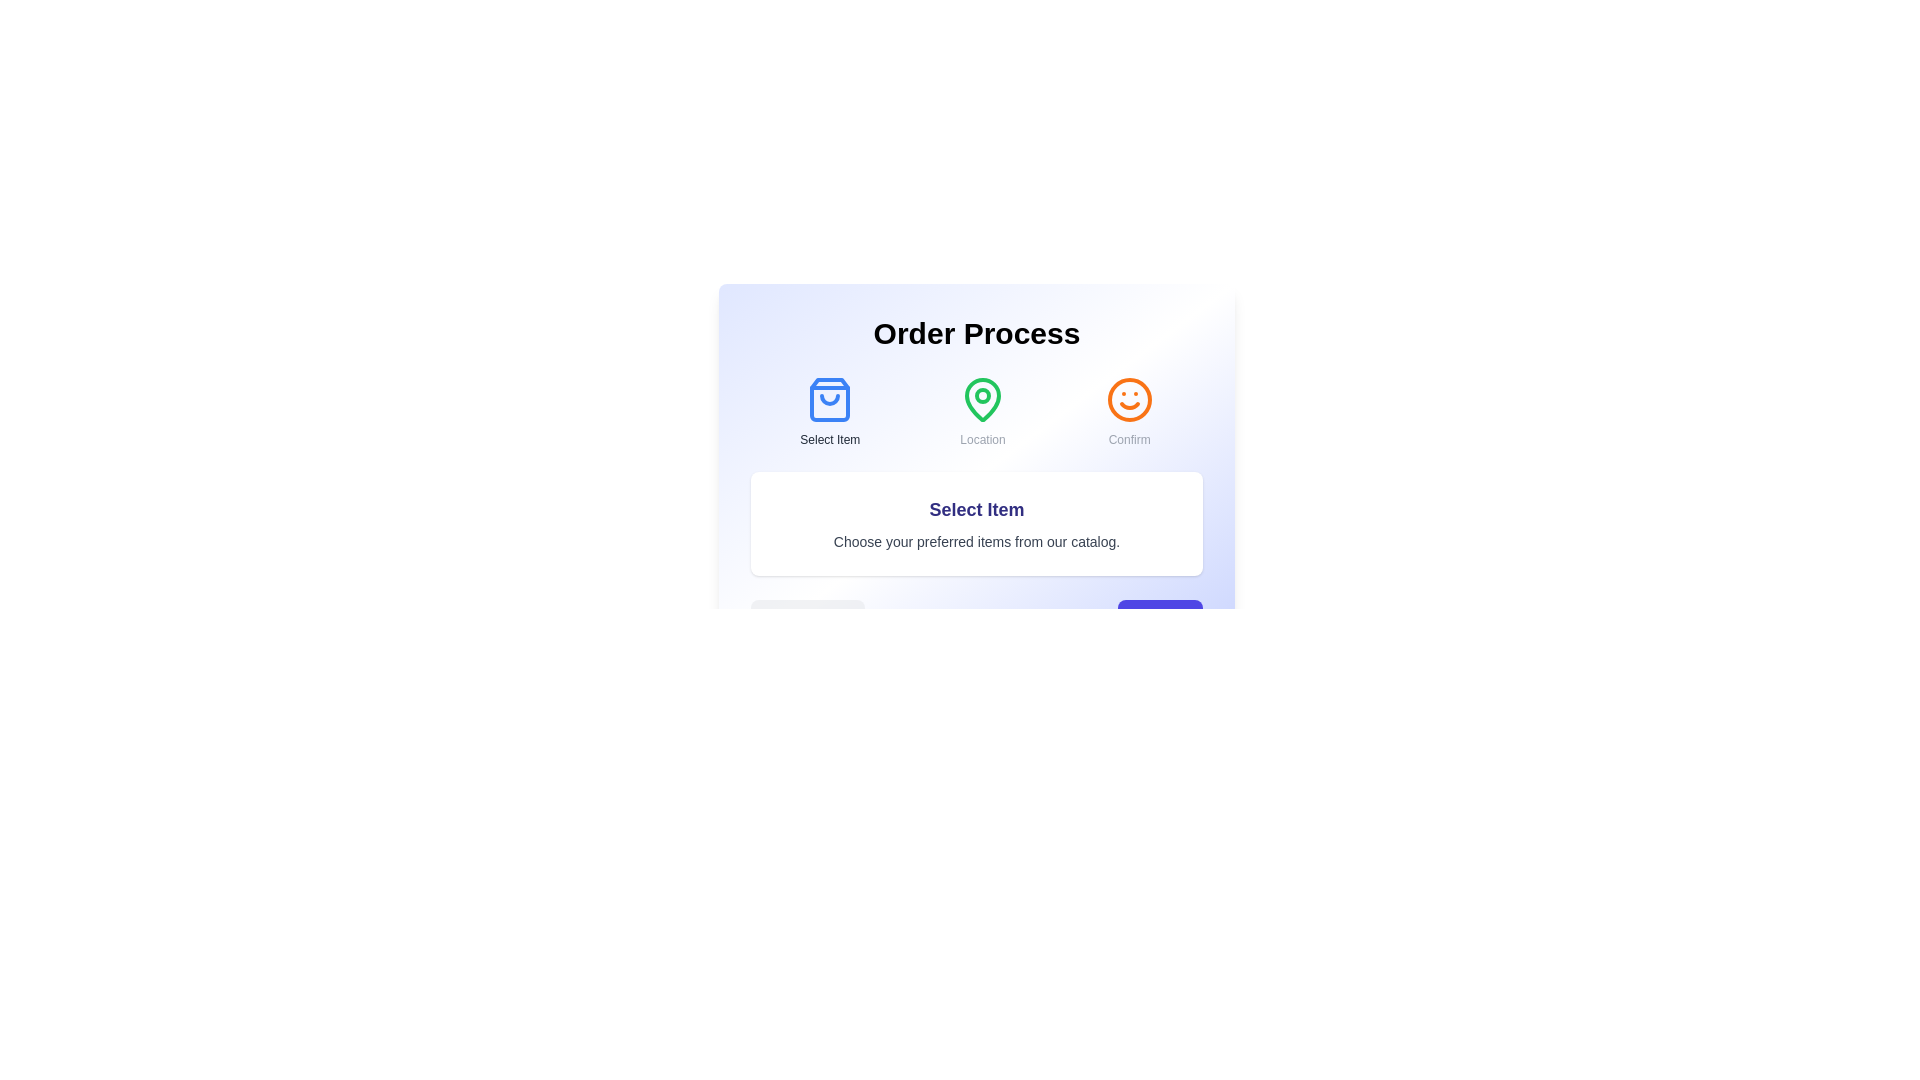 Image resolution: width=1920 pixels, height=1080 pixels. Describe the element at coordinates (983, 400) in the screenshot. I see `the icon representing the step Location` at that location.